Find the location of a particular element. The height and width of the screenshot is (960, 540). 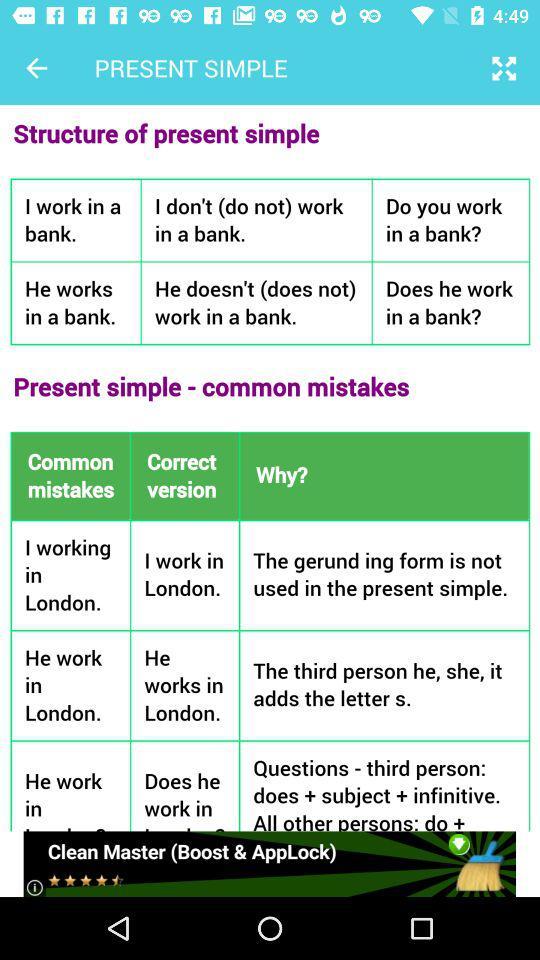

related content/descriptions is located at coordinates (270, 468).